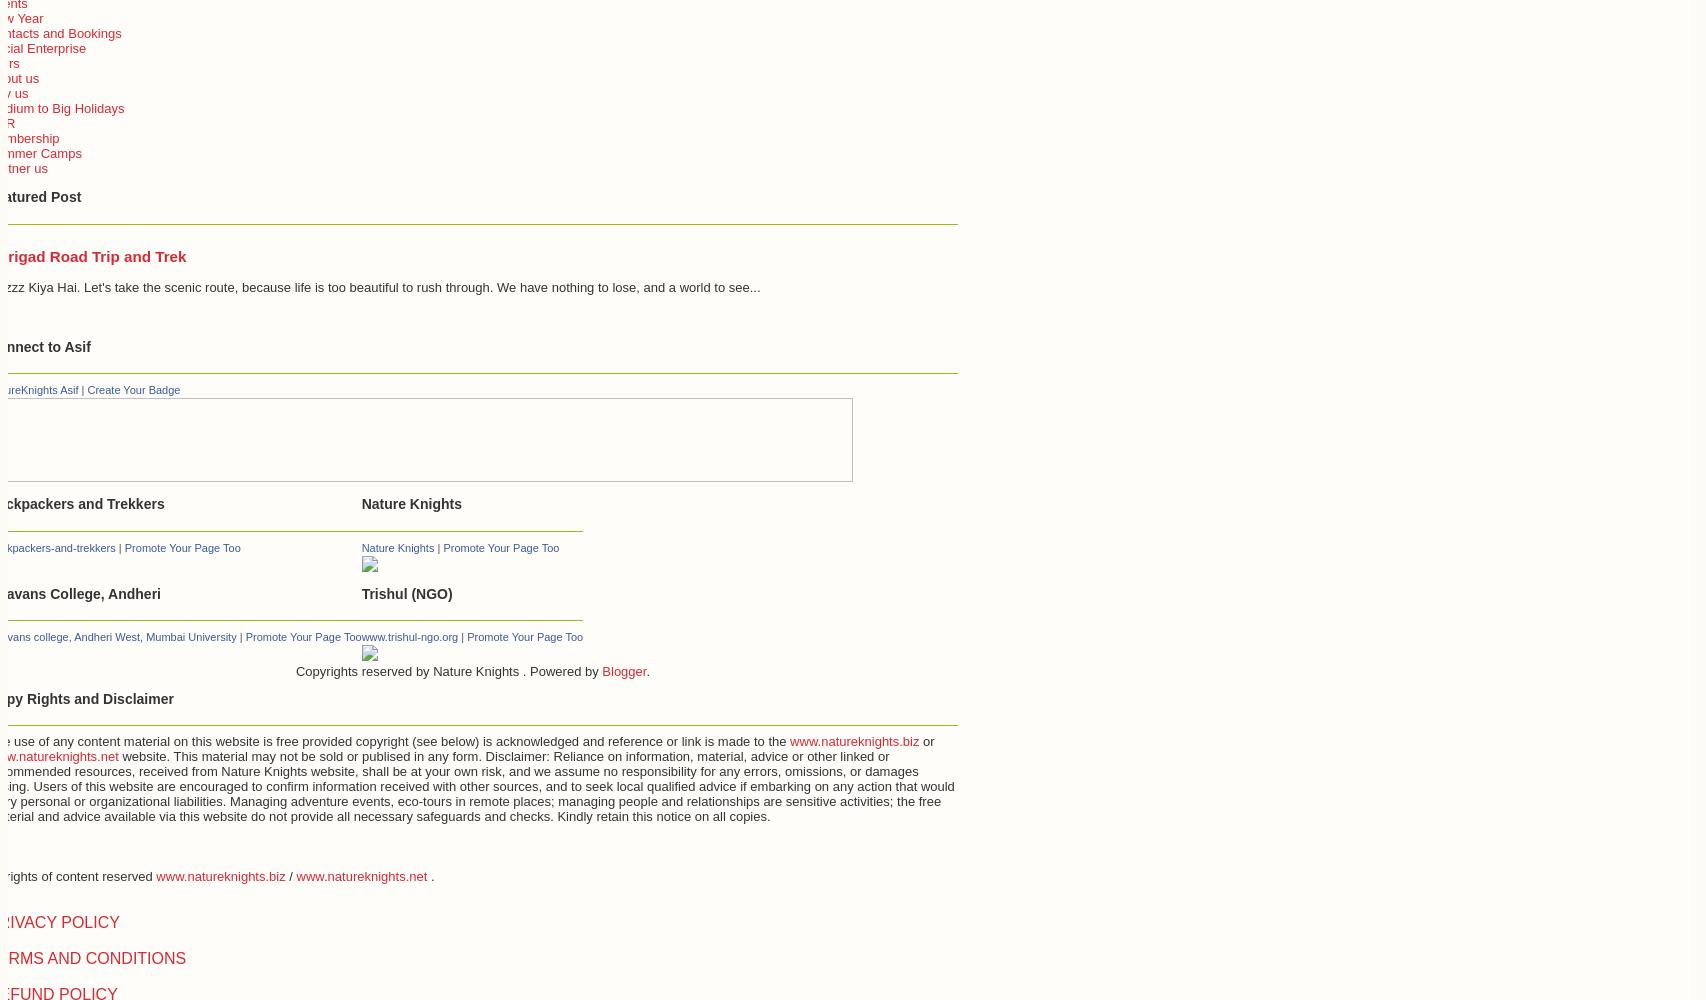 This screenshot has height=1000, width=1706. Describe the element at coordinates (447, 671) in the screenshot. I see `'Copyrights reserved by Nature Knights . Powered by'` at that location.